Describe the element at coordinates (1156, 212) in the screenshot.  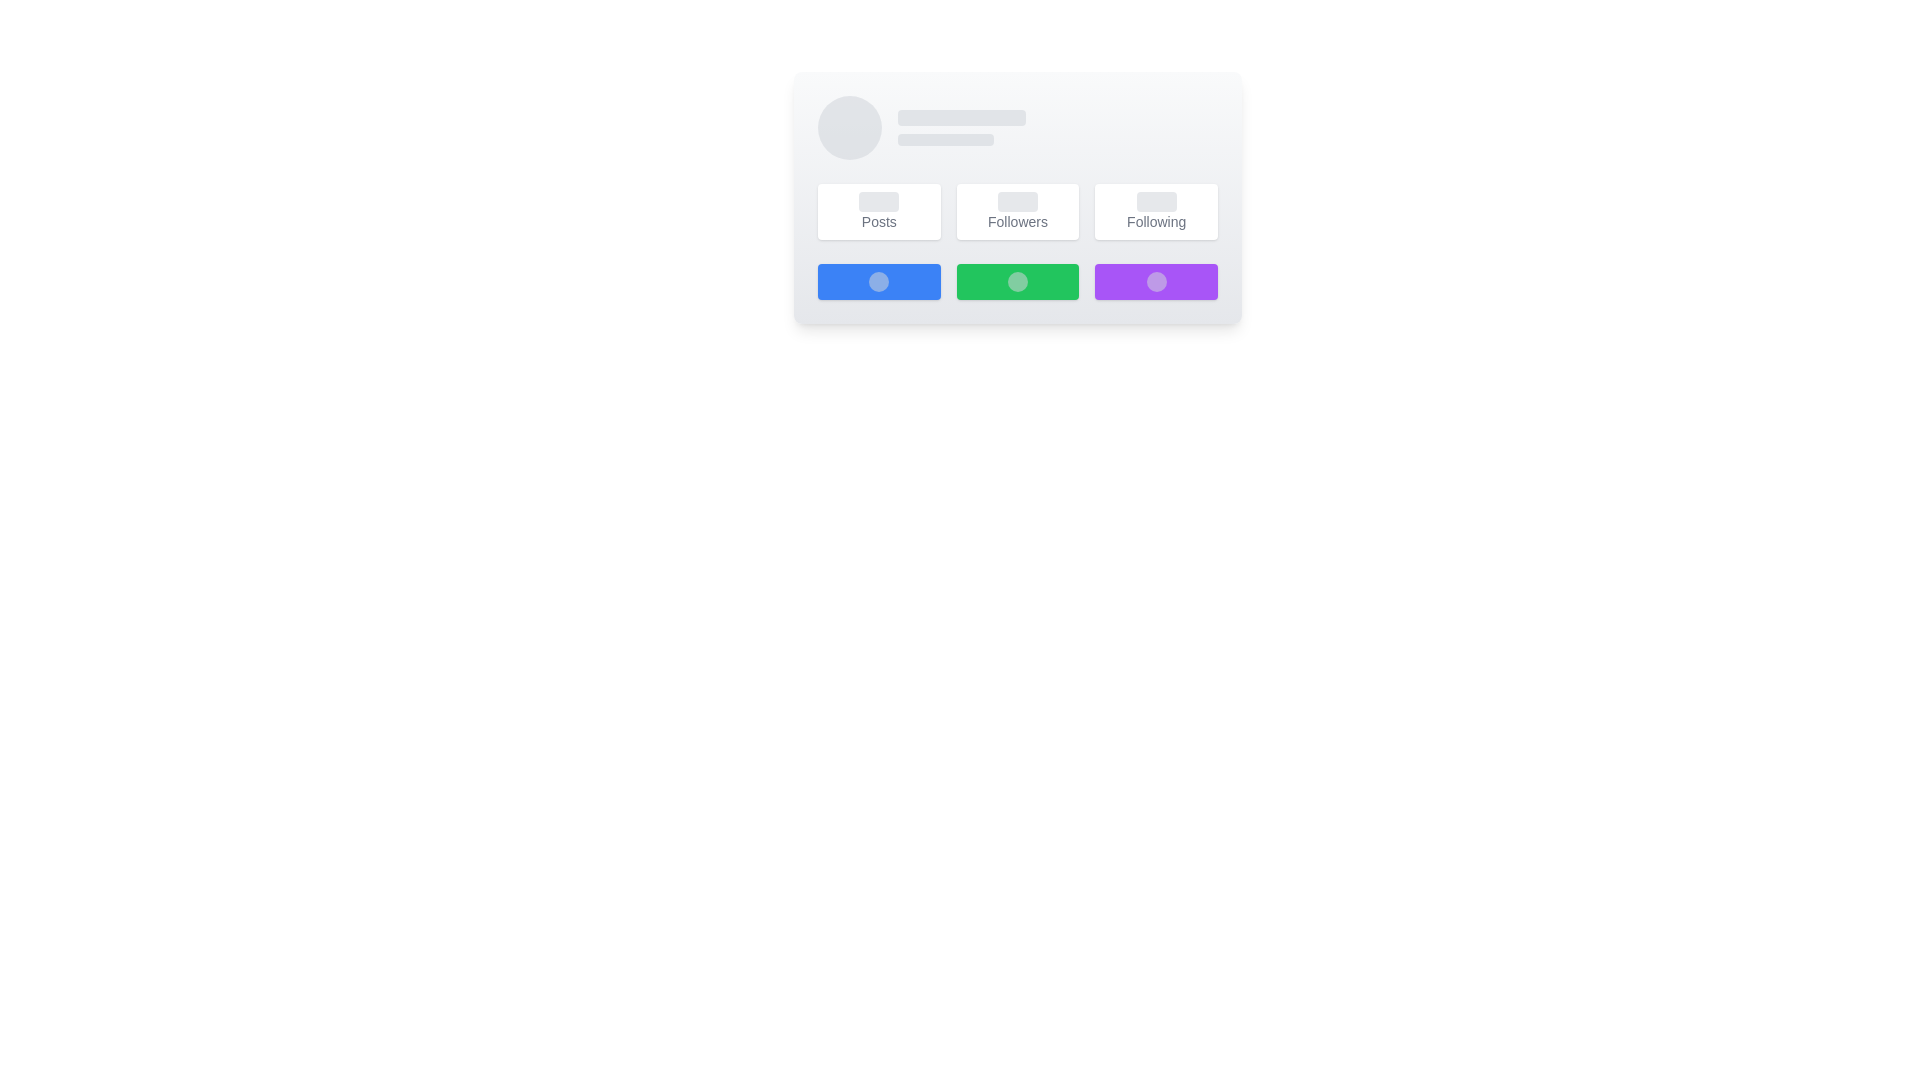
I see `the informational panel indicating 'Following', which is the third element in a horizontal sequence, positioned rightmost in its row` at that location.